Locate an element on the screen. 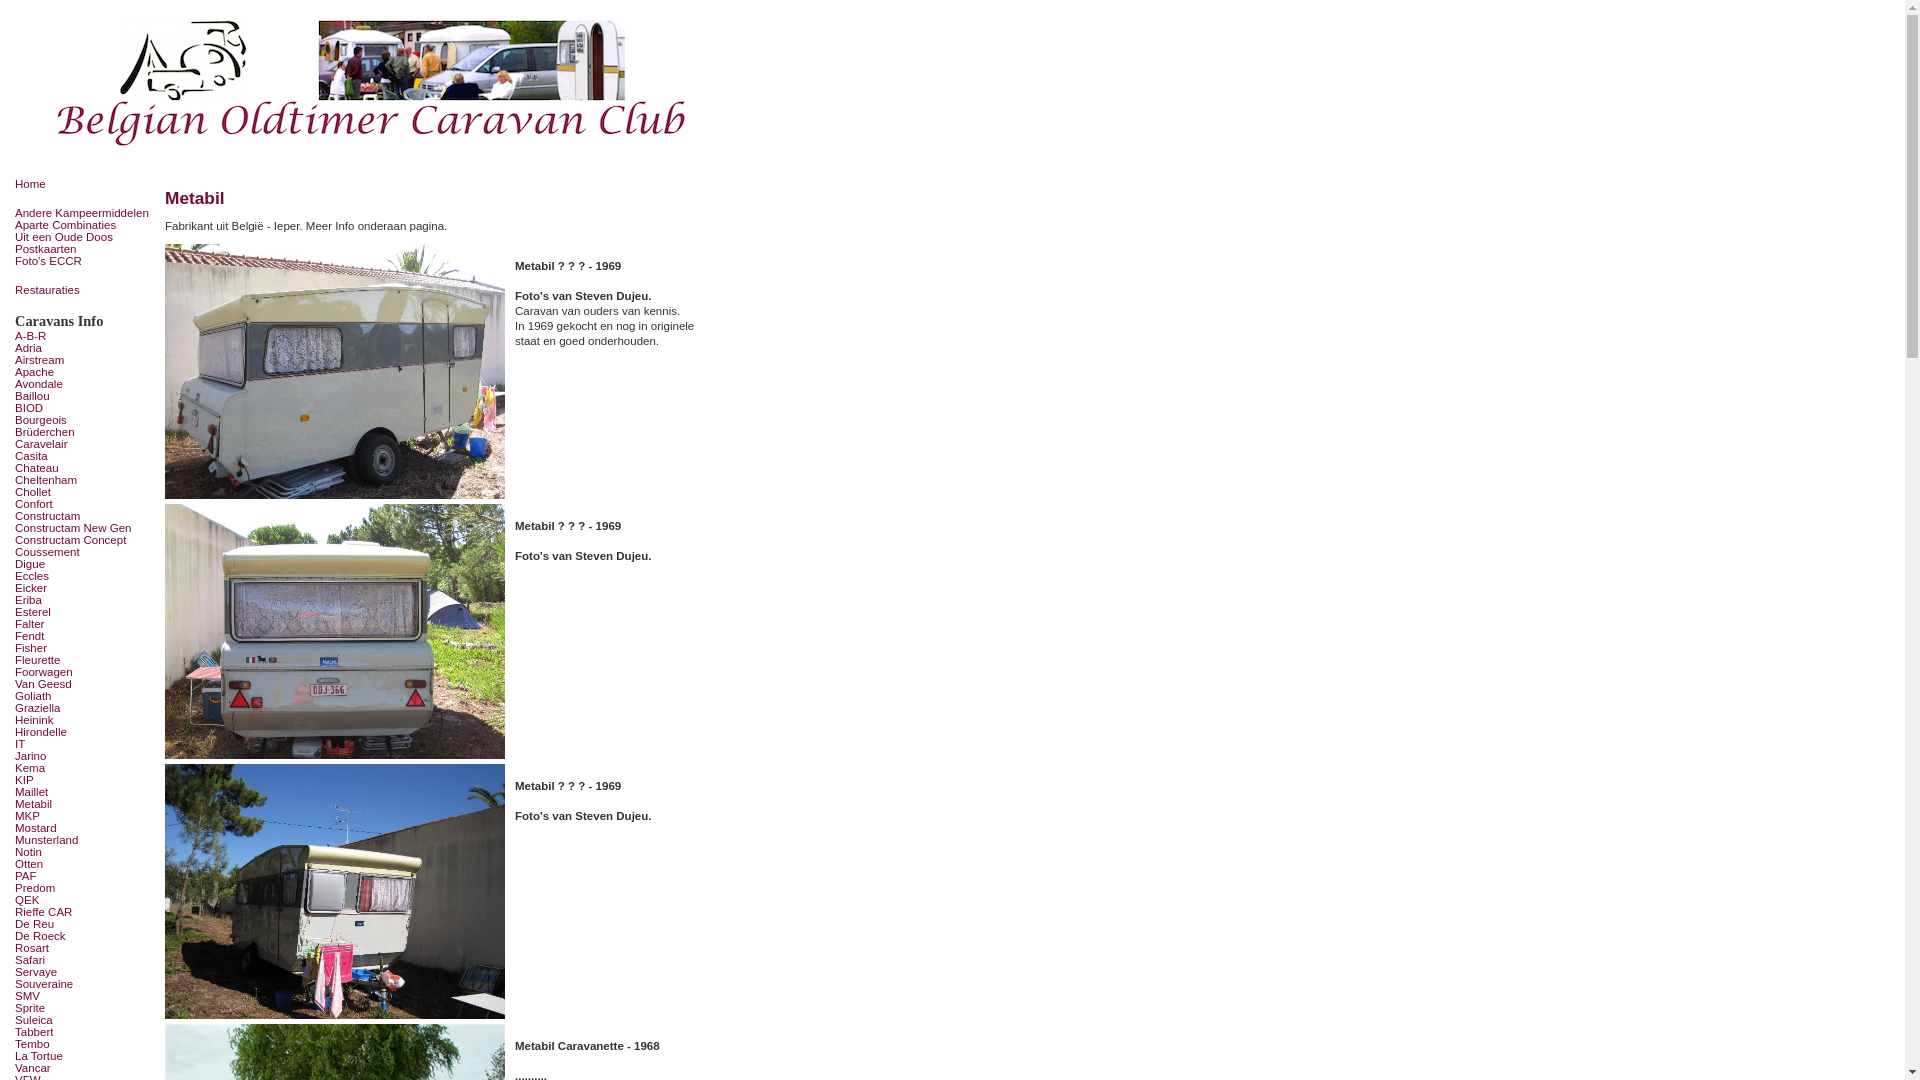 Image resolution: width=1920 pixels, height=1080 pixels. 'Suleica' is located at coordinates (84, 1019).